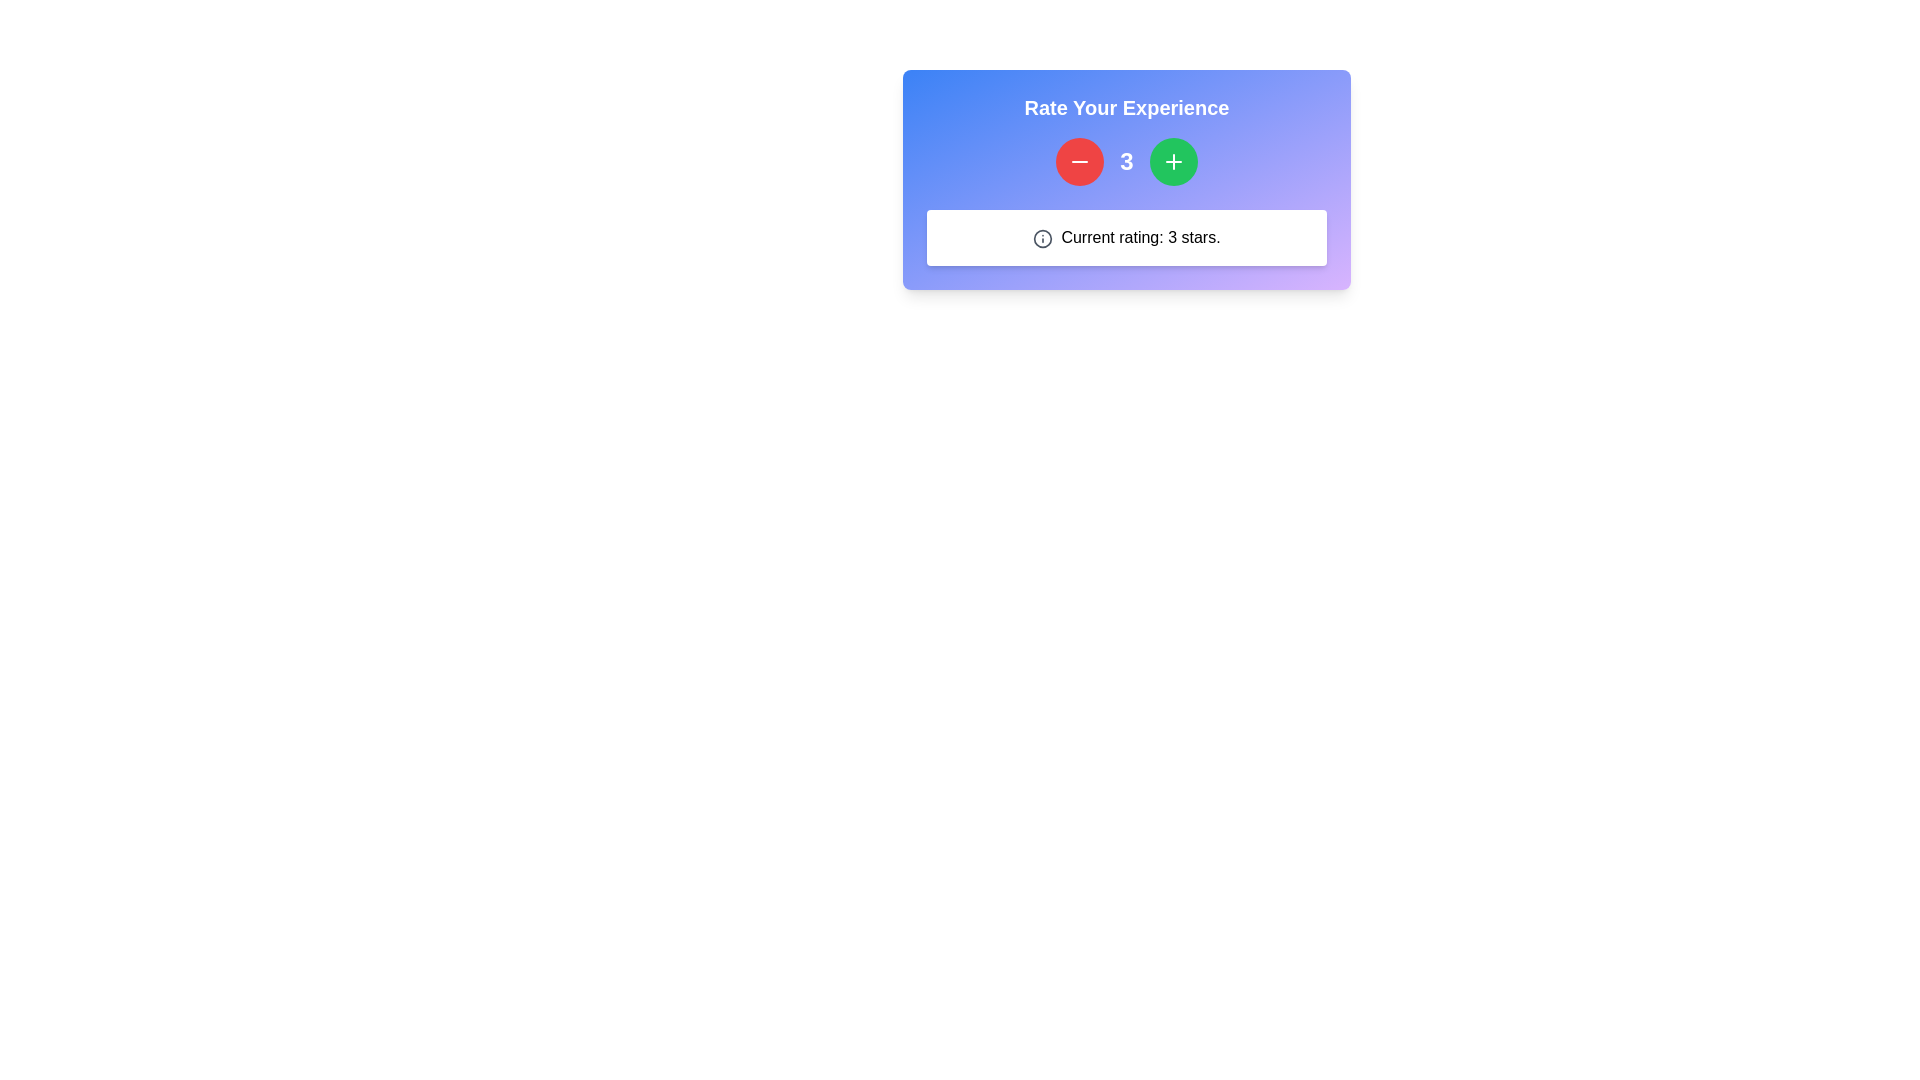  Describe the element at coordinates (1127, 161) in the screenshot. I see `the large white number '3' text label, which is centrally positioned between the red minus button and the green plus button` at that location.